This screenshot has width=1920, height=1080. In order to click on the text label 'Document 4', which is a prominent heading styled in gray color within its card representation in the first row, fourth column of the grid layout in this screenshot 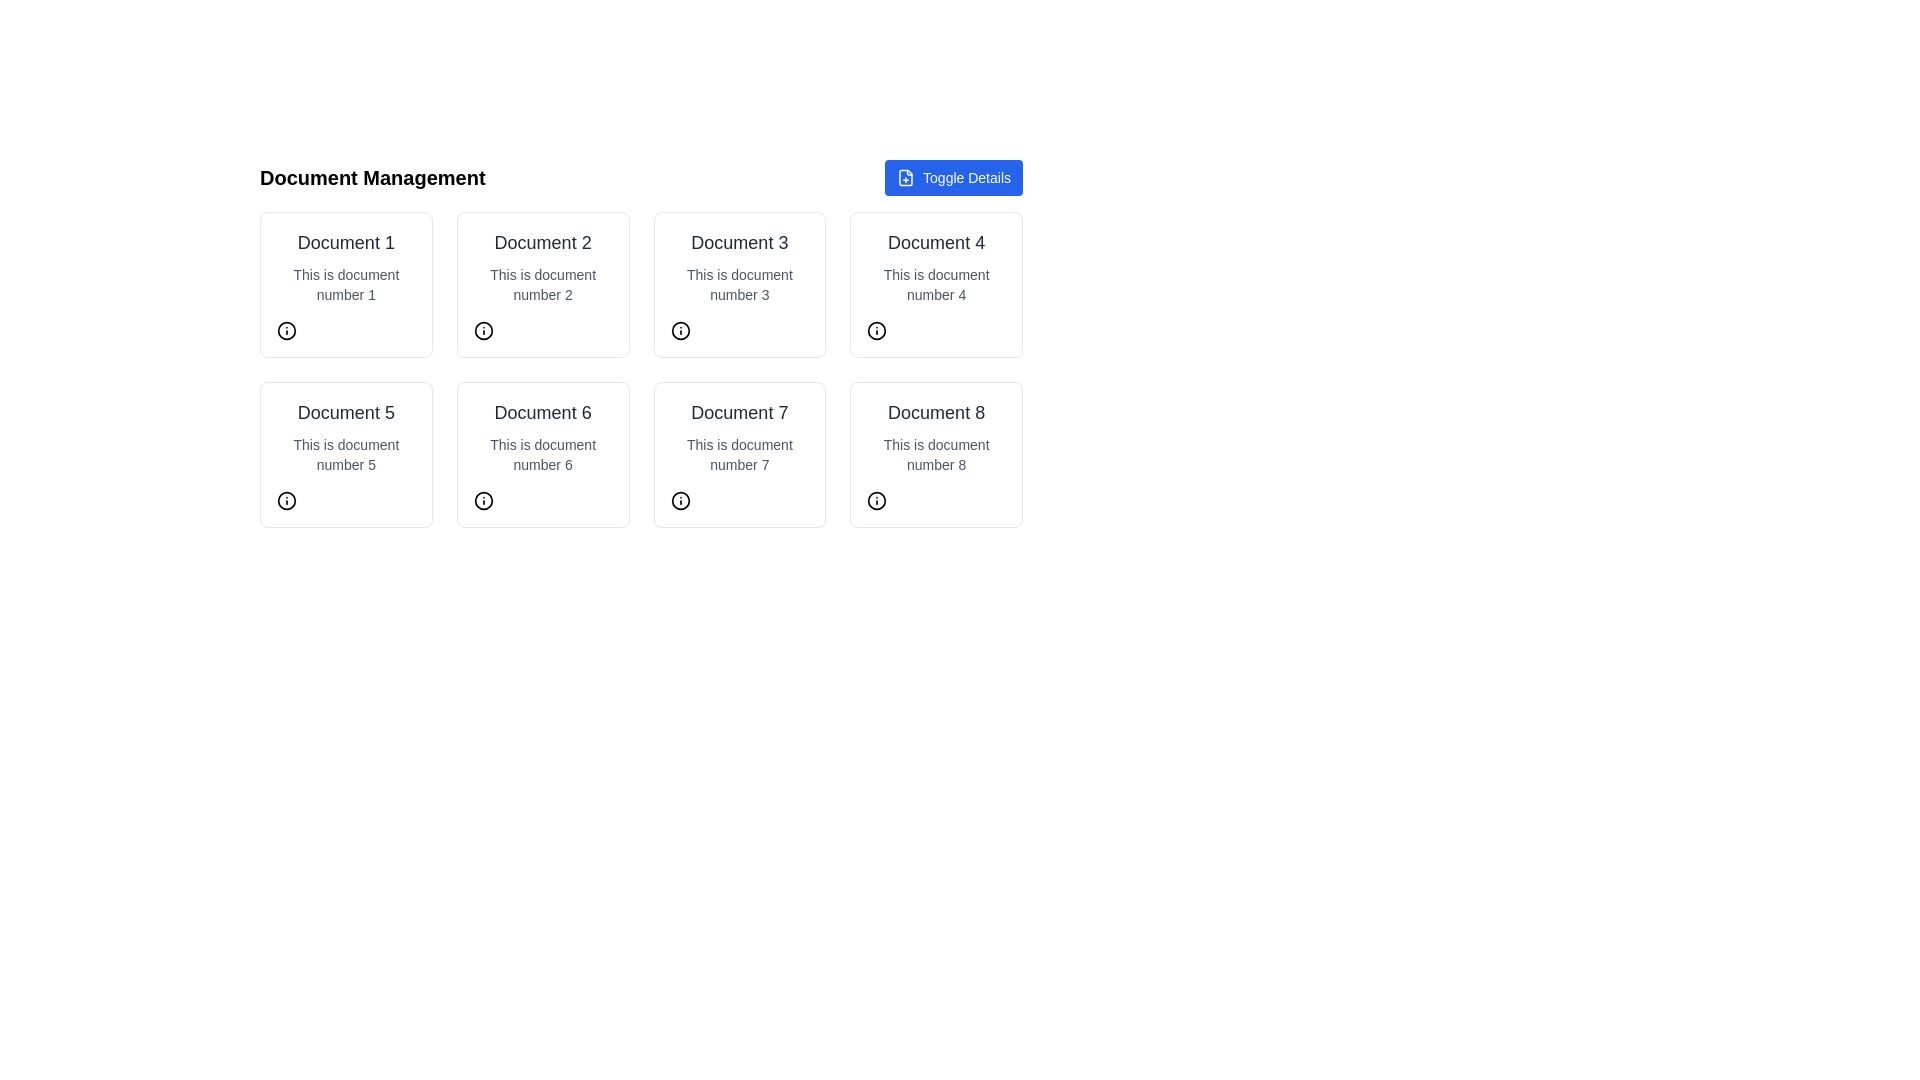, I will do `click(935, 242)`.